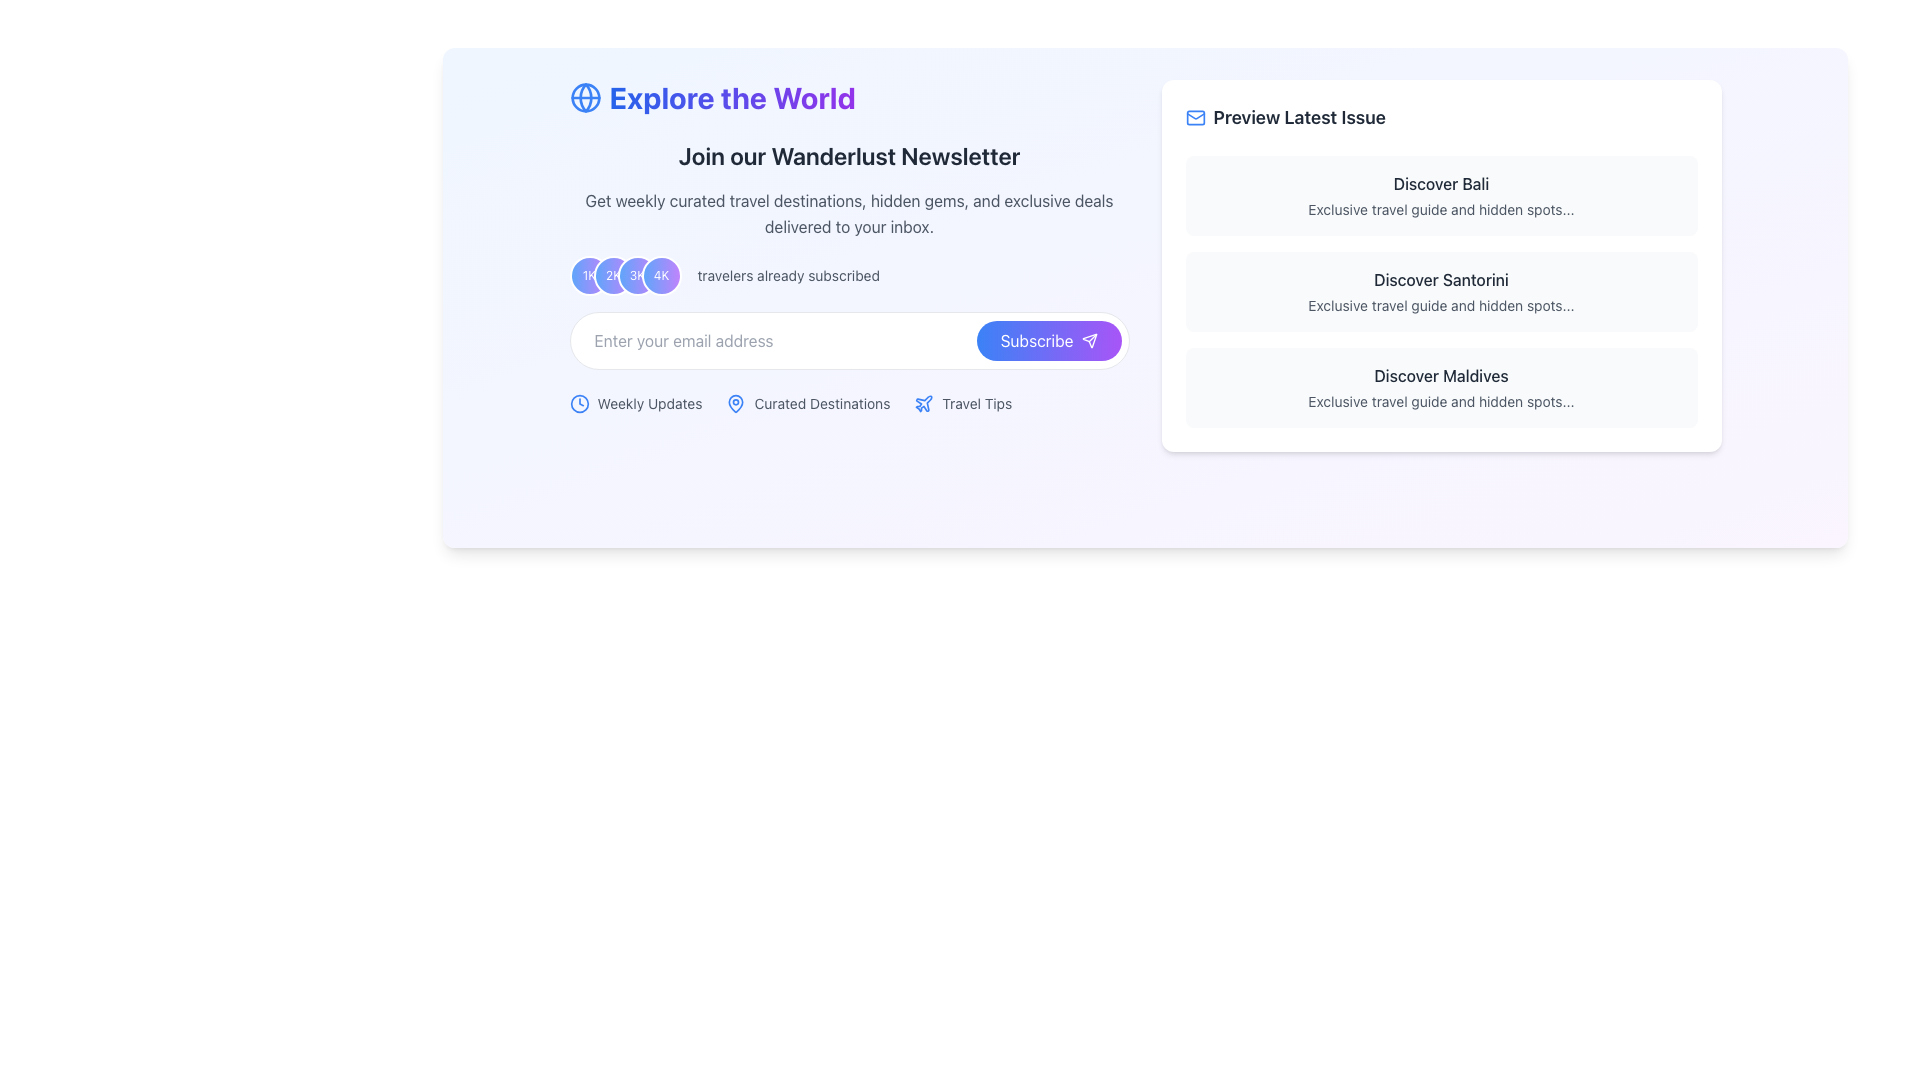  Describe the element at coordinates (731, 97) in the screenshot. I see `the static header text located near the top-left corner of the central content section, positioned to the right of a small spinning globe icon` at that location.